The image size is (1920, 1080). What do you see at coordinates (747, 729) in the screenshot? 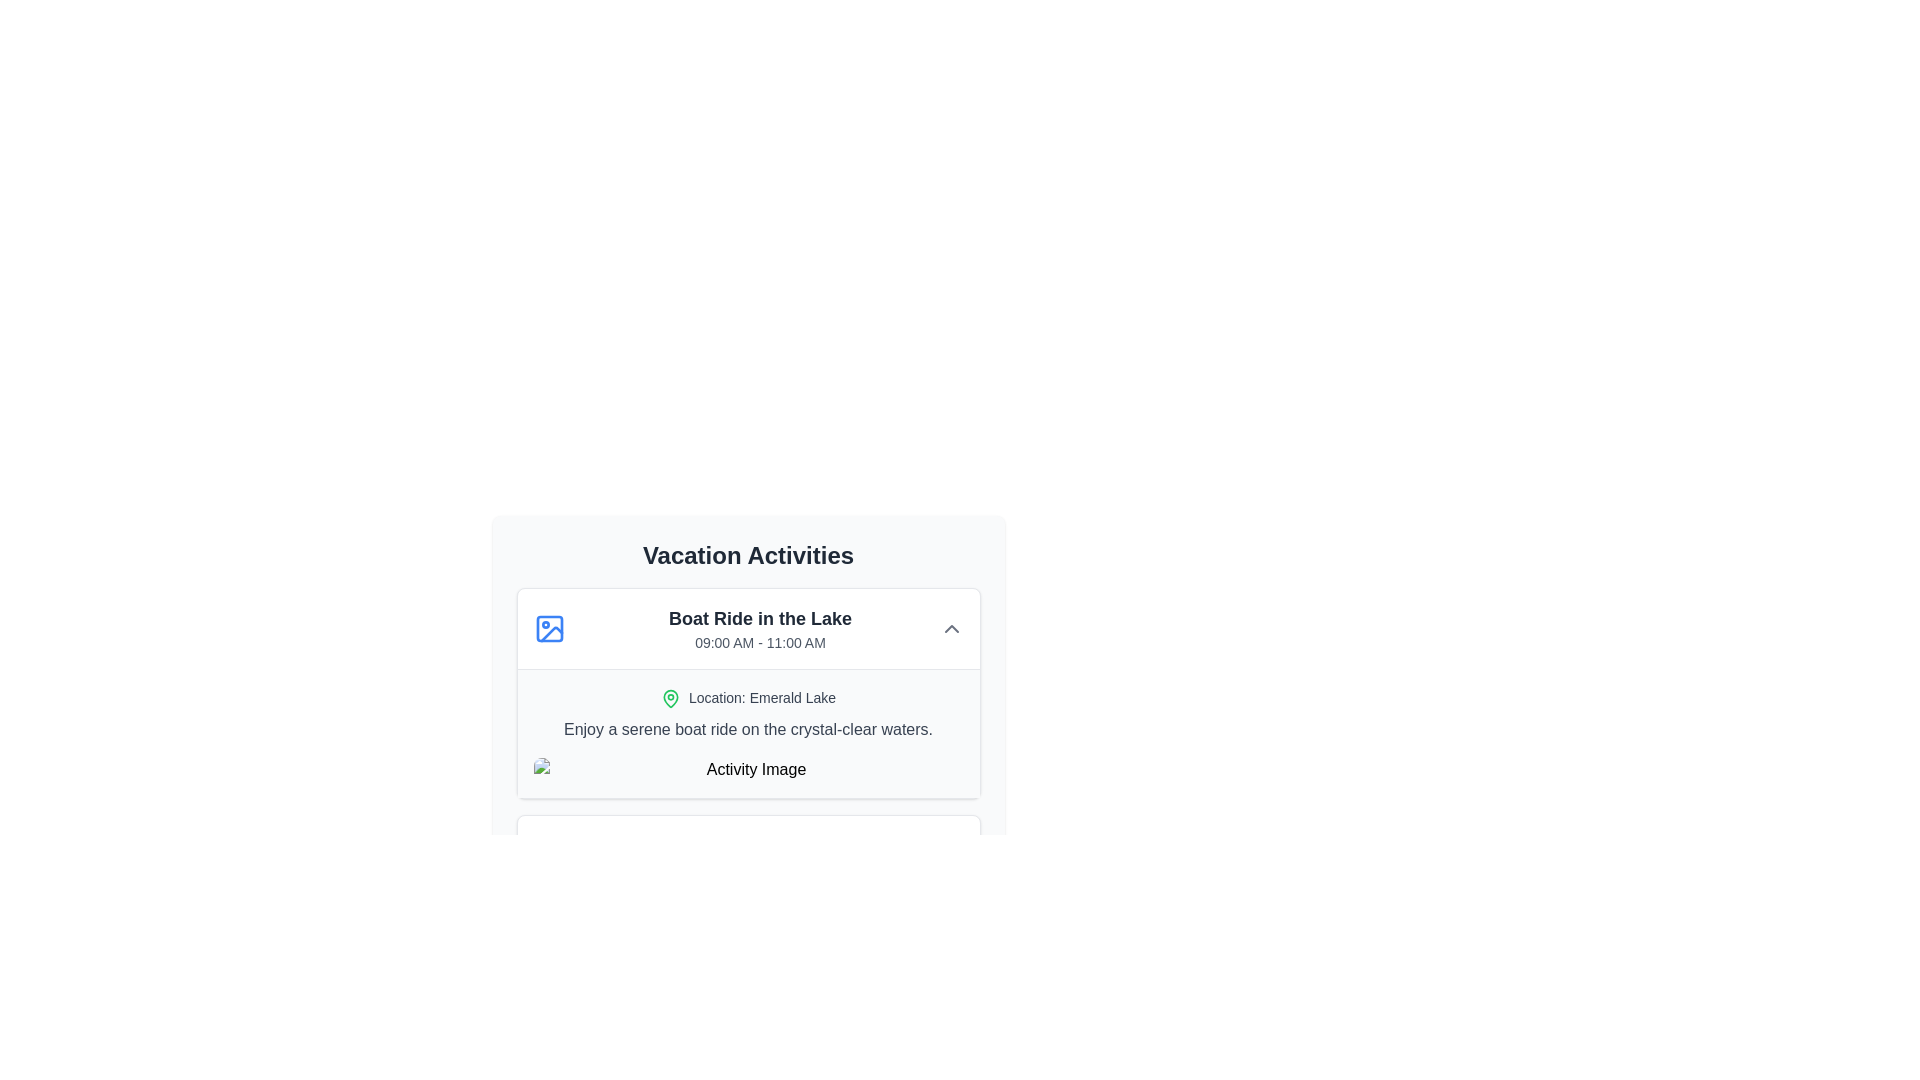
I see `text block displaying 'Enjoy a serene boat ride on the crystal-clear waters.' which is medium-sized, gray, and located below the 'Location: Emerald Lake' text` at bounding box center [747, 729].